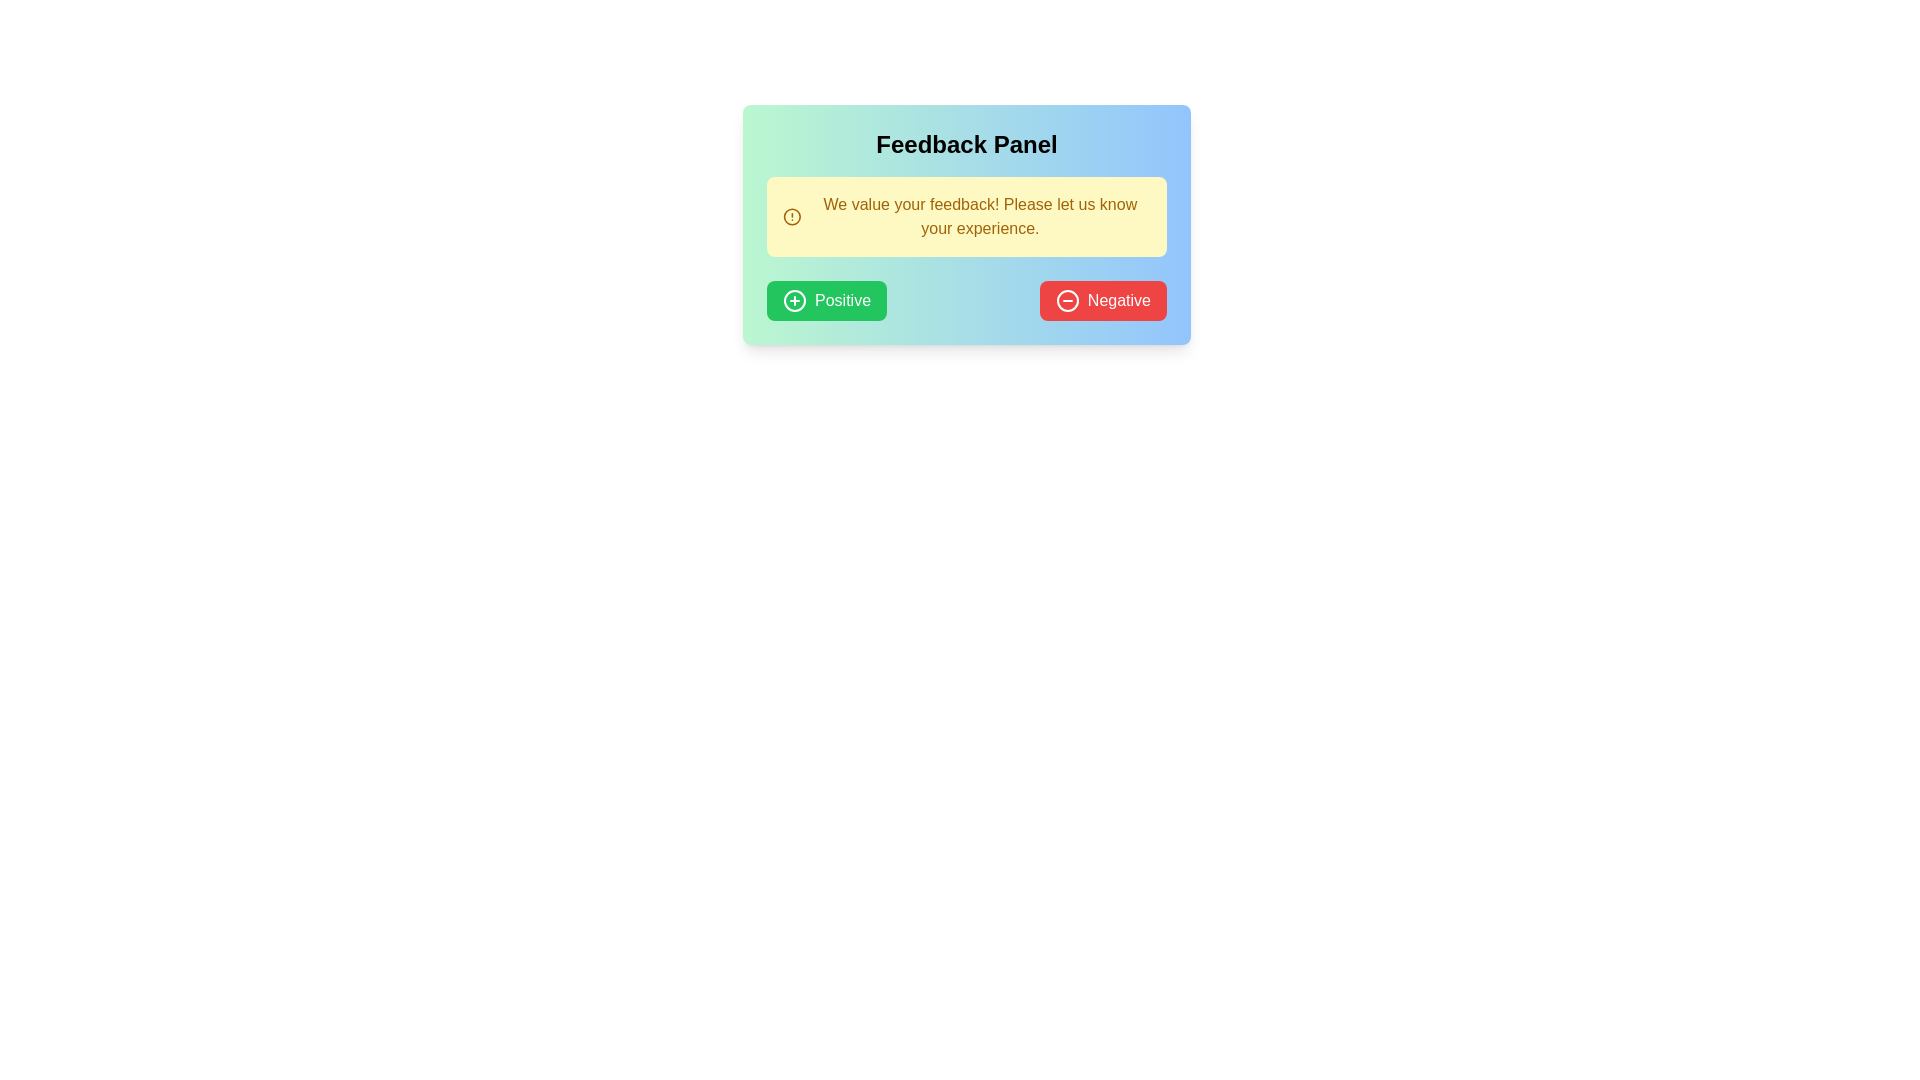 This screenshot has width=1920, height=1080. Describe the element at coordinates (966, 144) in the screenshot. I see `the heading text label for the feedback section, which is centrally aligned above the yellow feedback instructions box and the Positive and Negative buttons` at that location.